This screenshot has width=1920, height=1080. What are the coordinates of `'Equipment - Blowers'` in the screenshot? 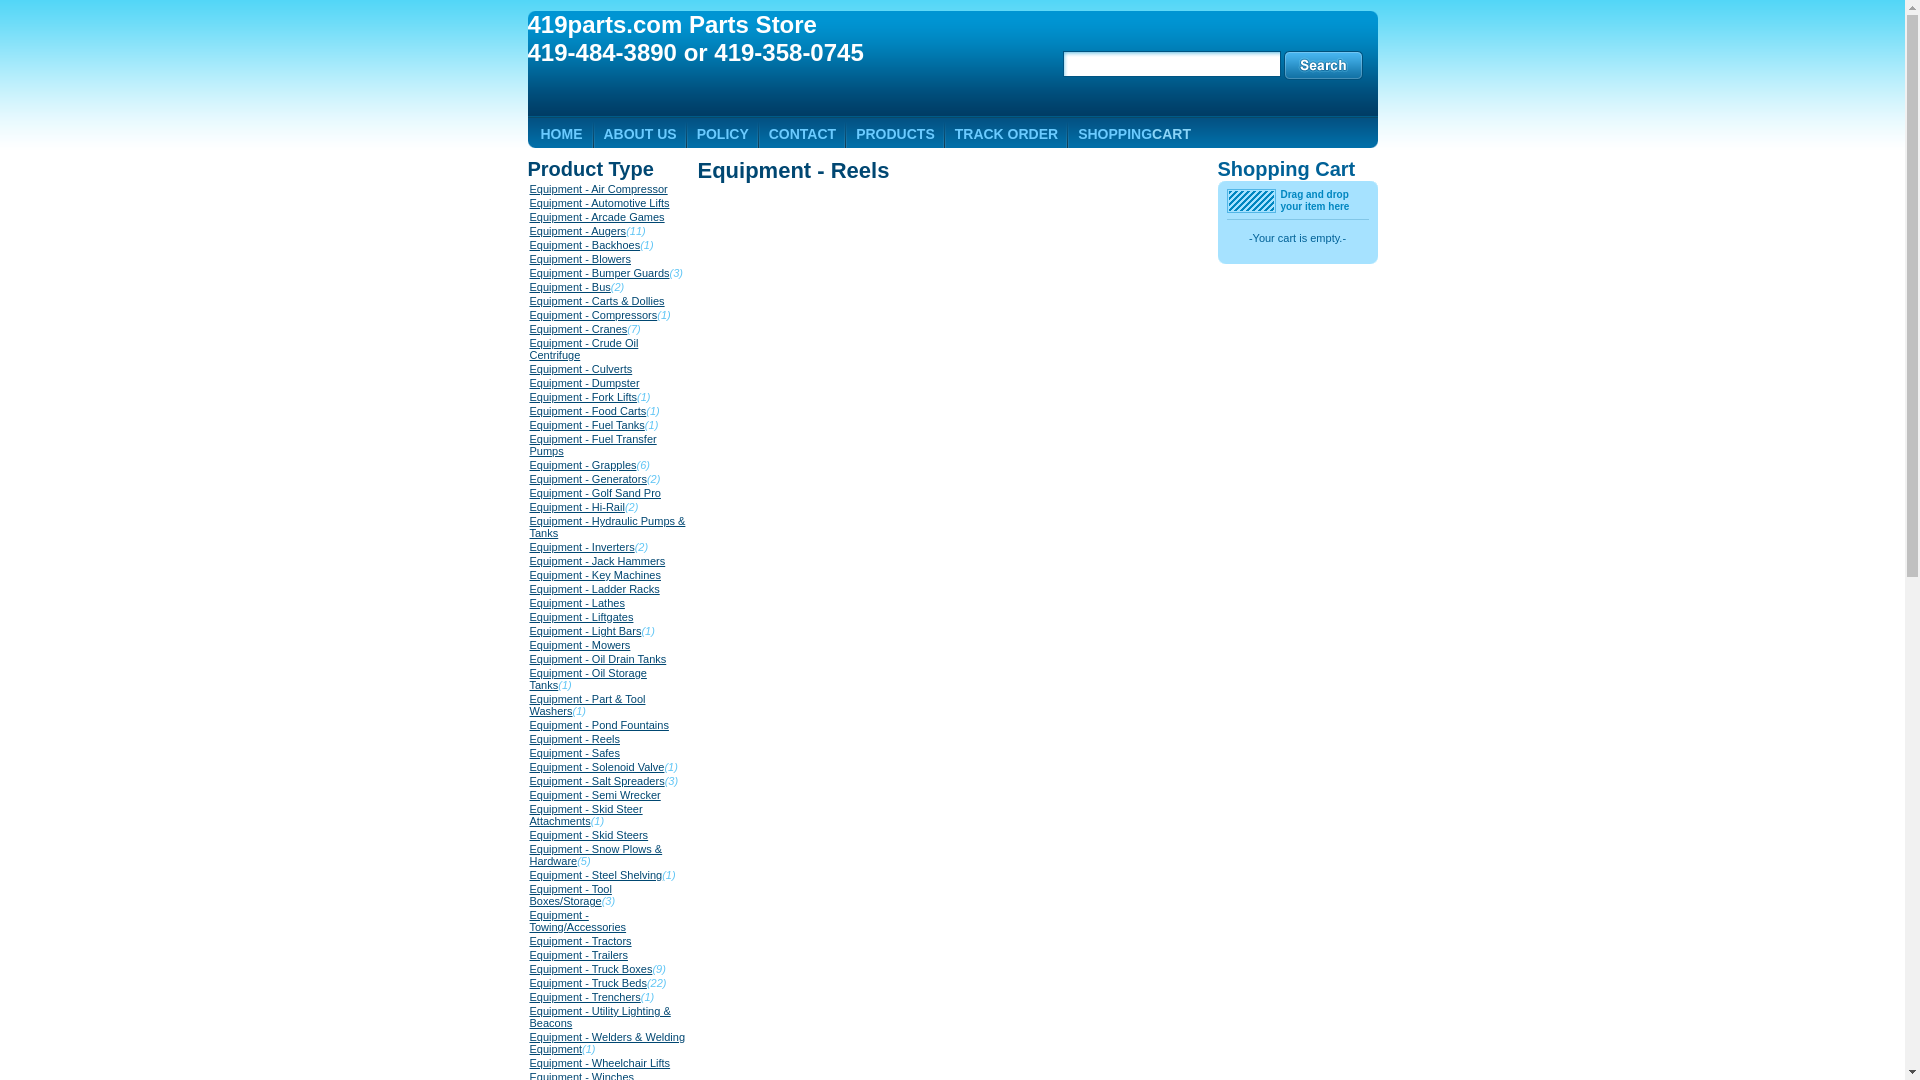 It's located at (529, 257).